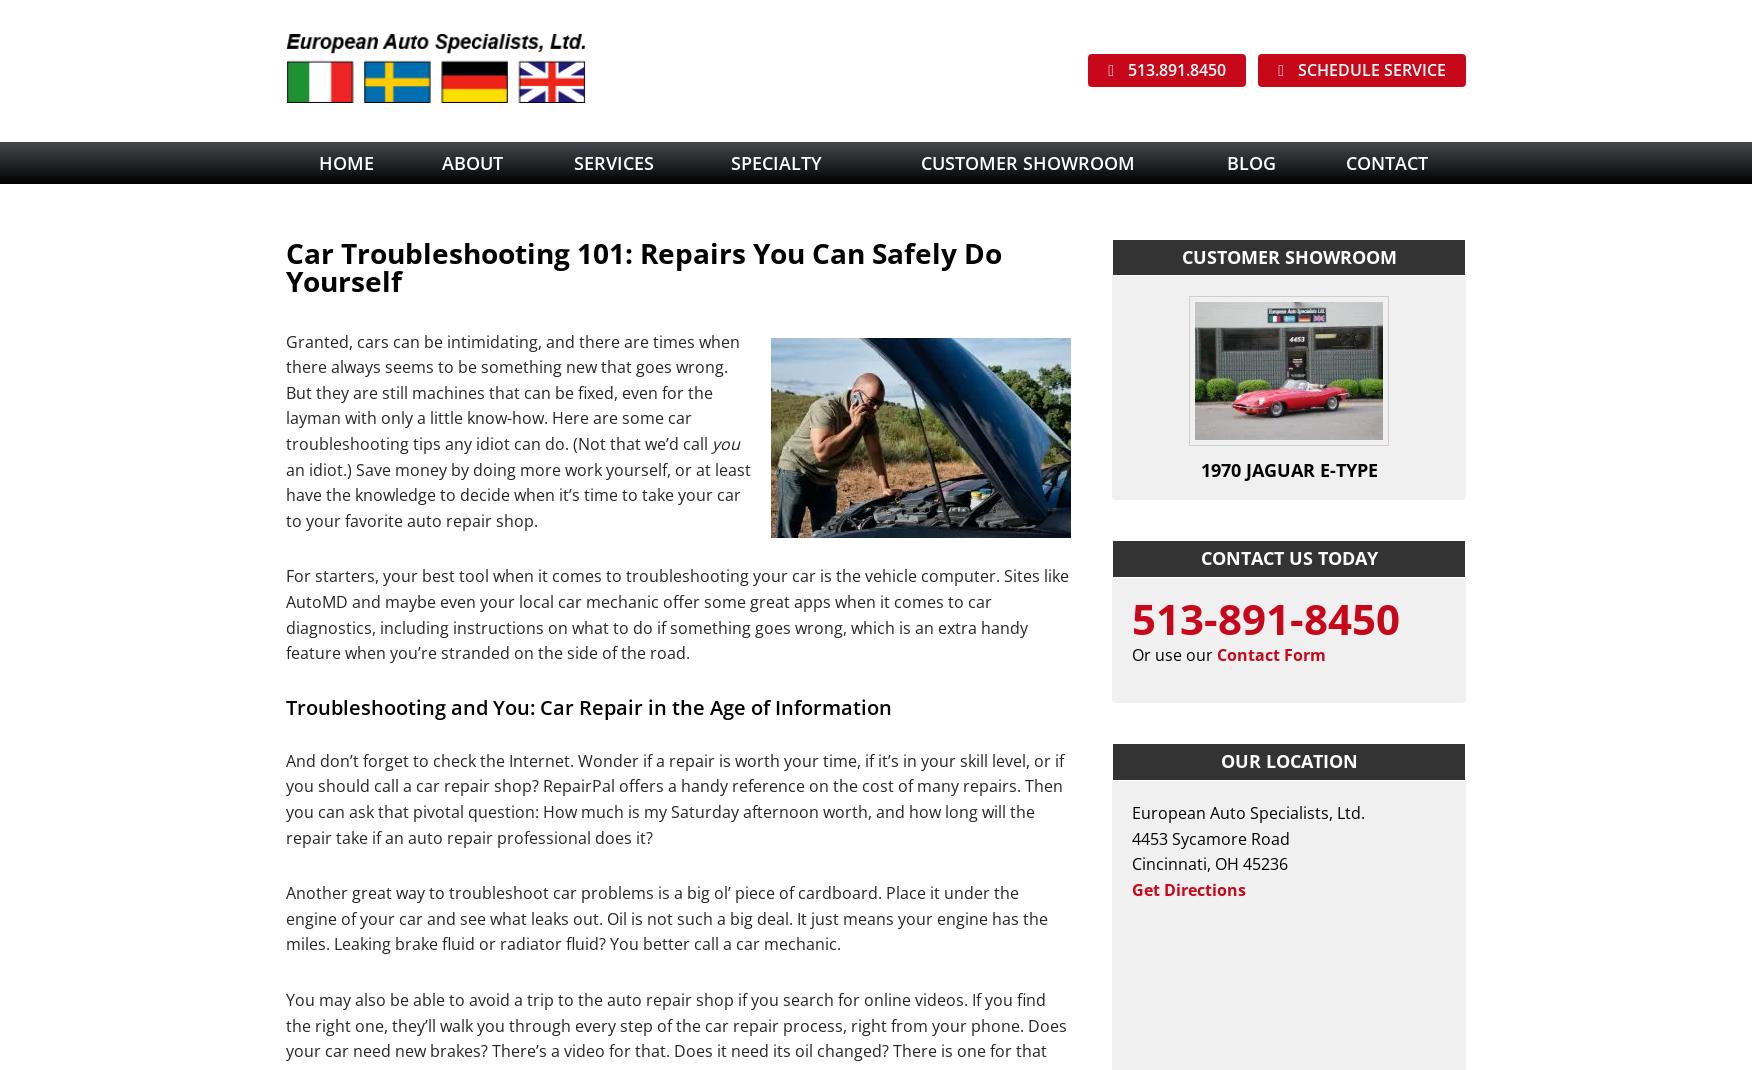  Describe the element at coordinates (1287, 470) in the screenshot. I see `'1970 Jaguar E-Type'` at that location.